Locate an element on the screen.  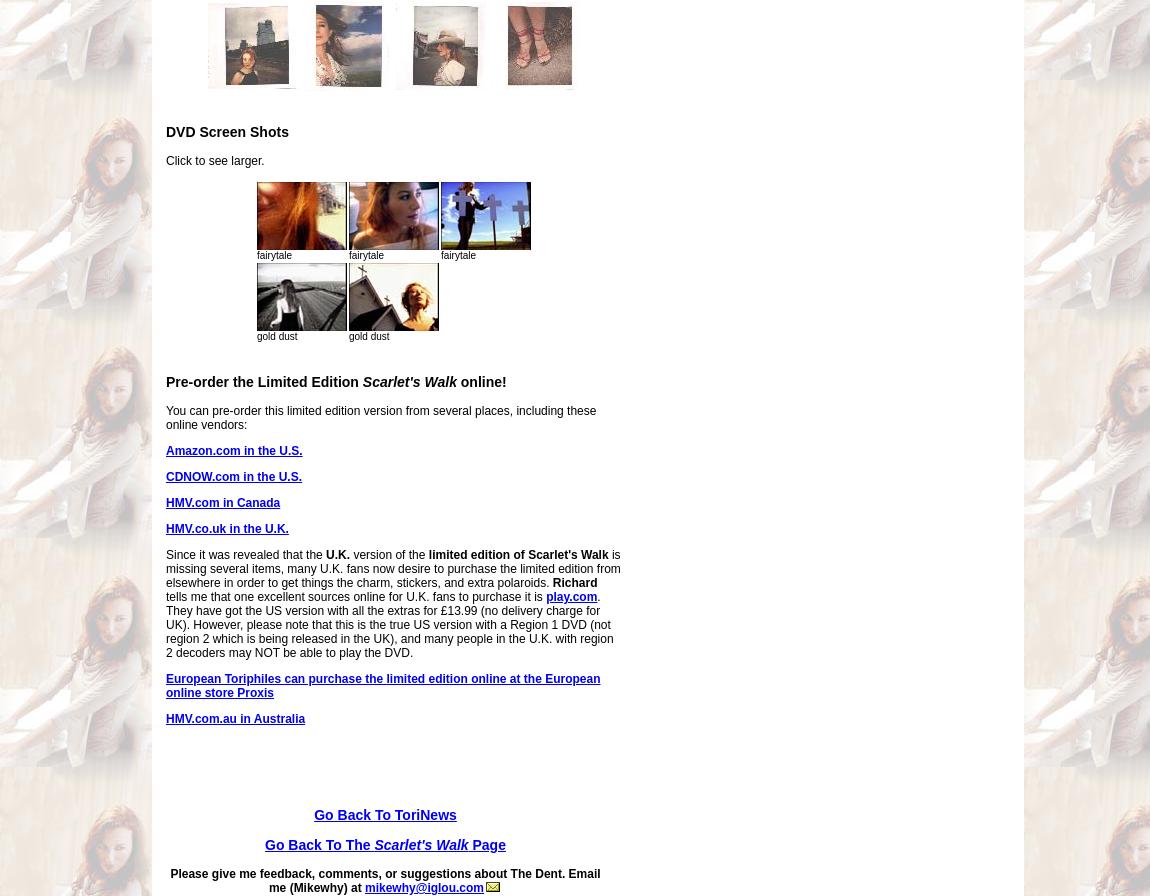
'HMV.com.au in Australia' is located at coordinates (234, 719).